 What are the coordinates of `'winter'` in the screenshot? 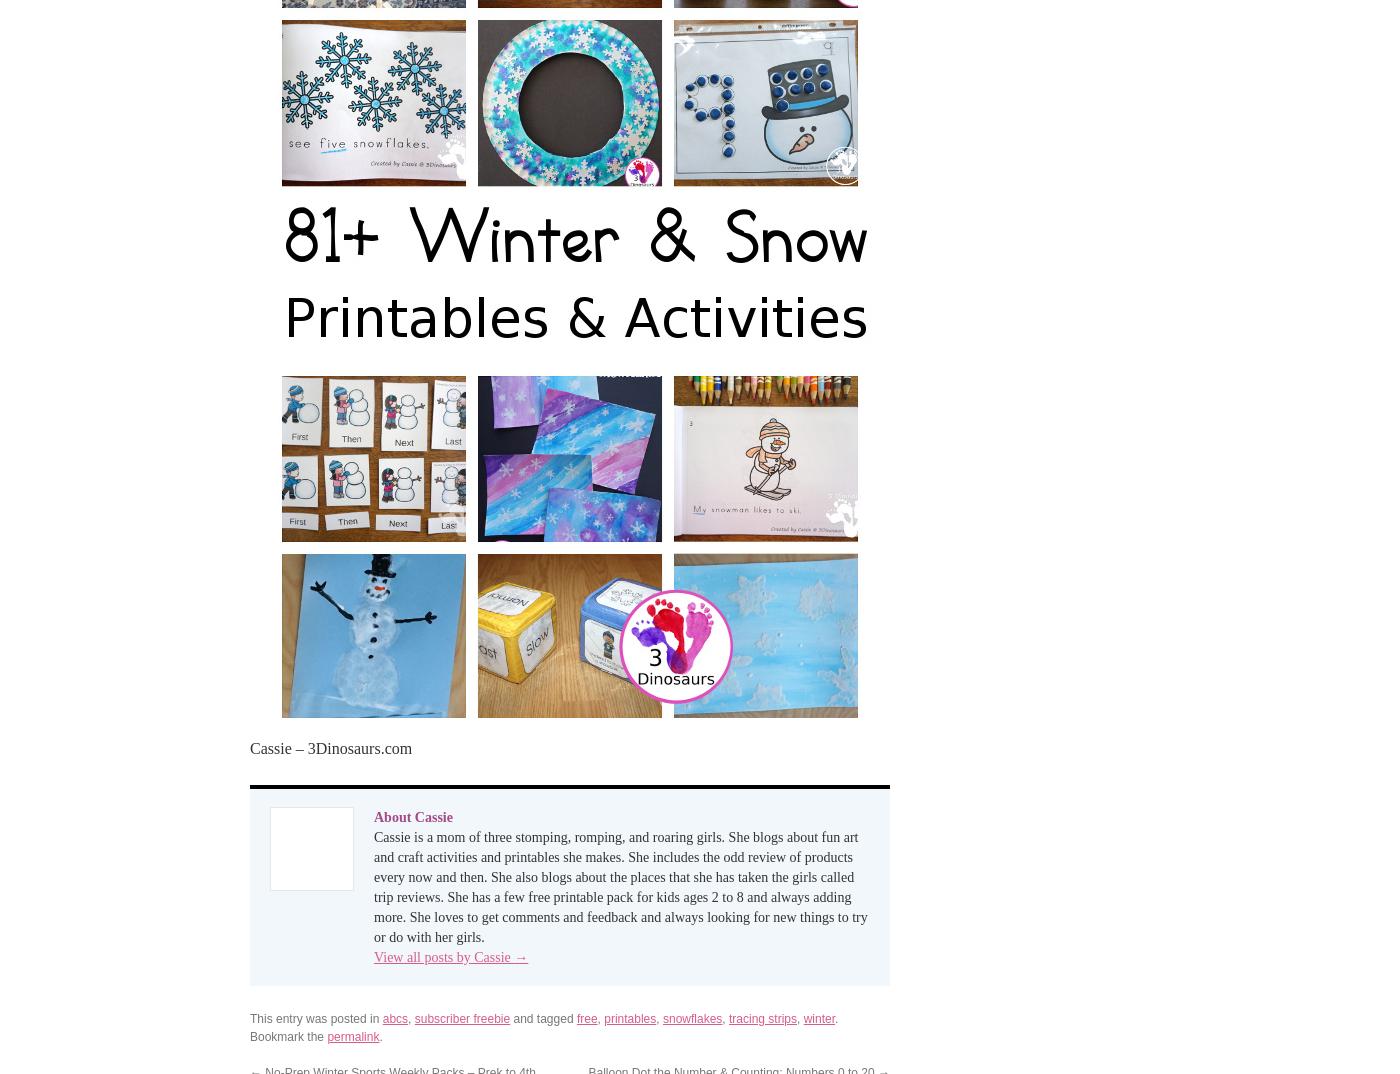 It's located at (819, 1017).